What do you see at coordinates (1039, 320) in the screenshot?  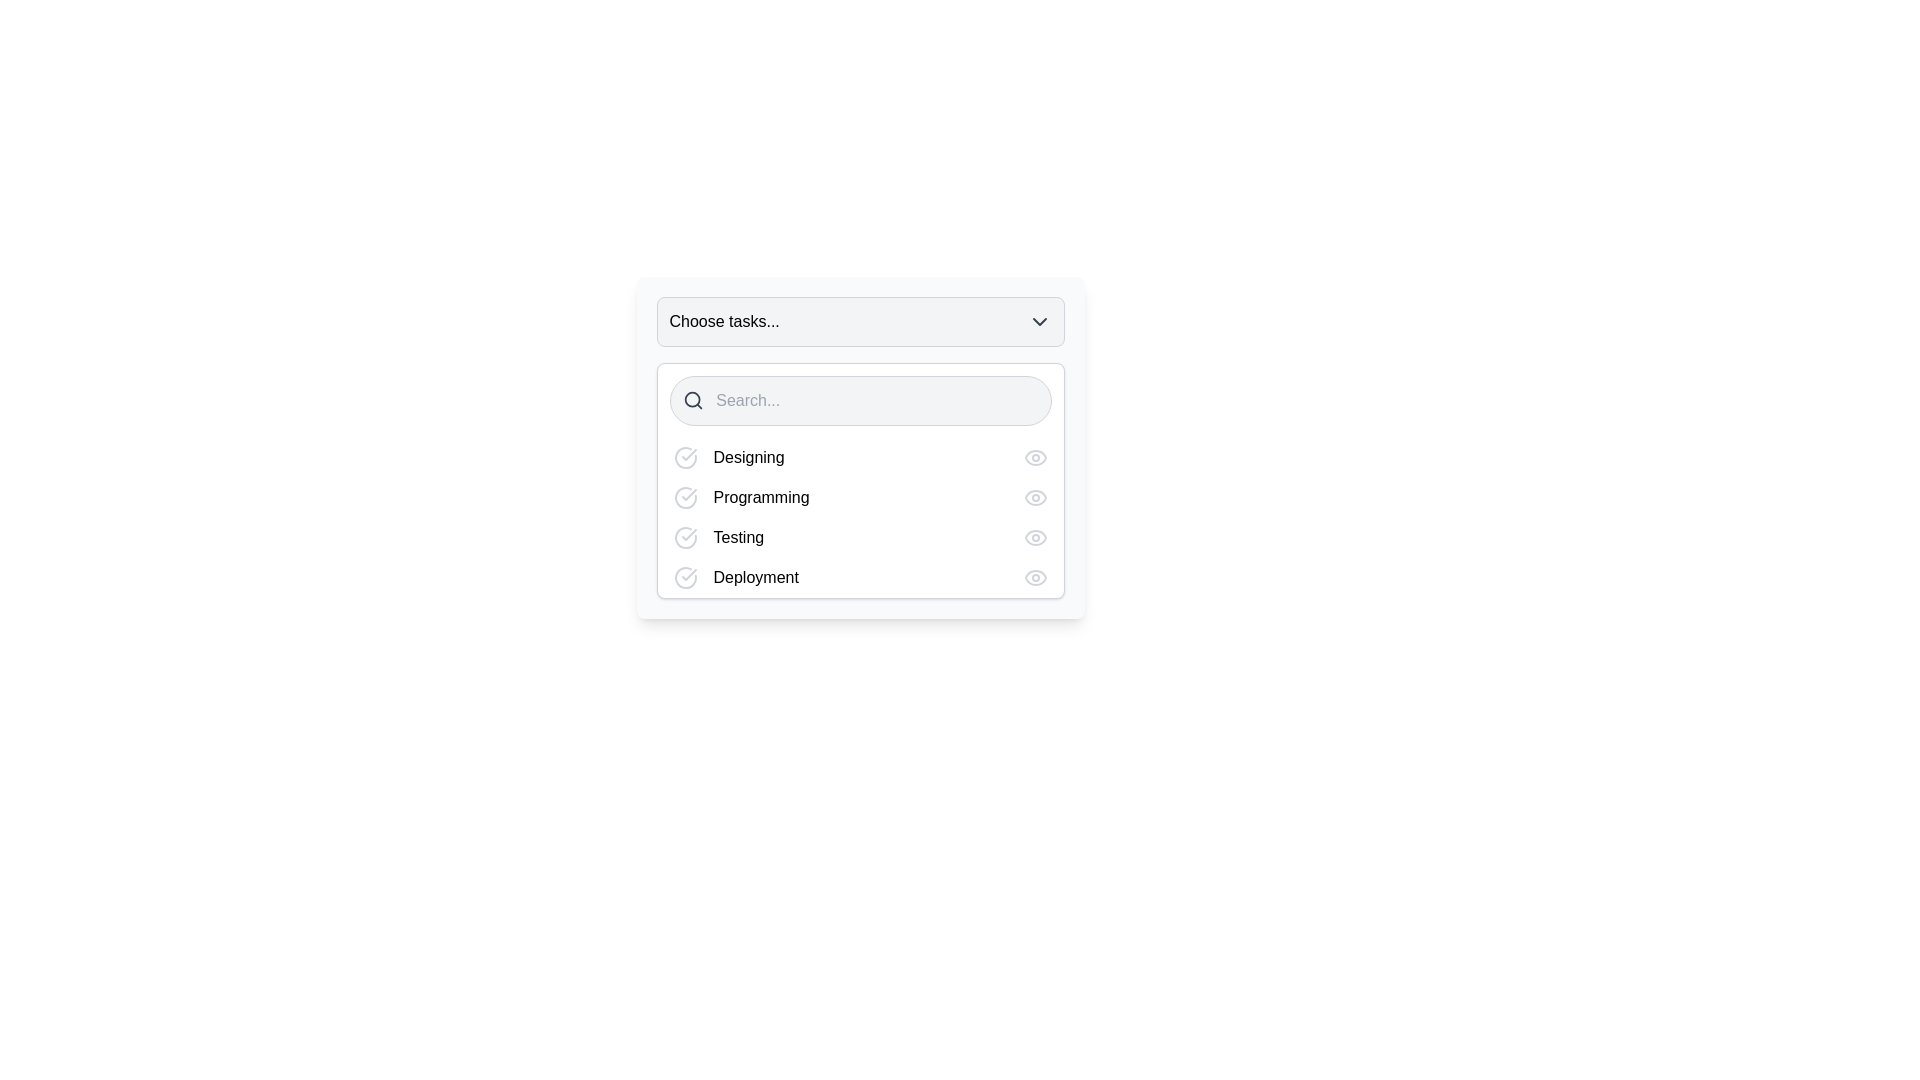 I see `the Dropdown Indicator Icon, which is a gray chevron-down arrow located to the right of the text 'Choose tasks...' in the header area` at bounding box center [1039, 320].